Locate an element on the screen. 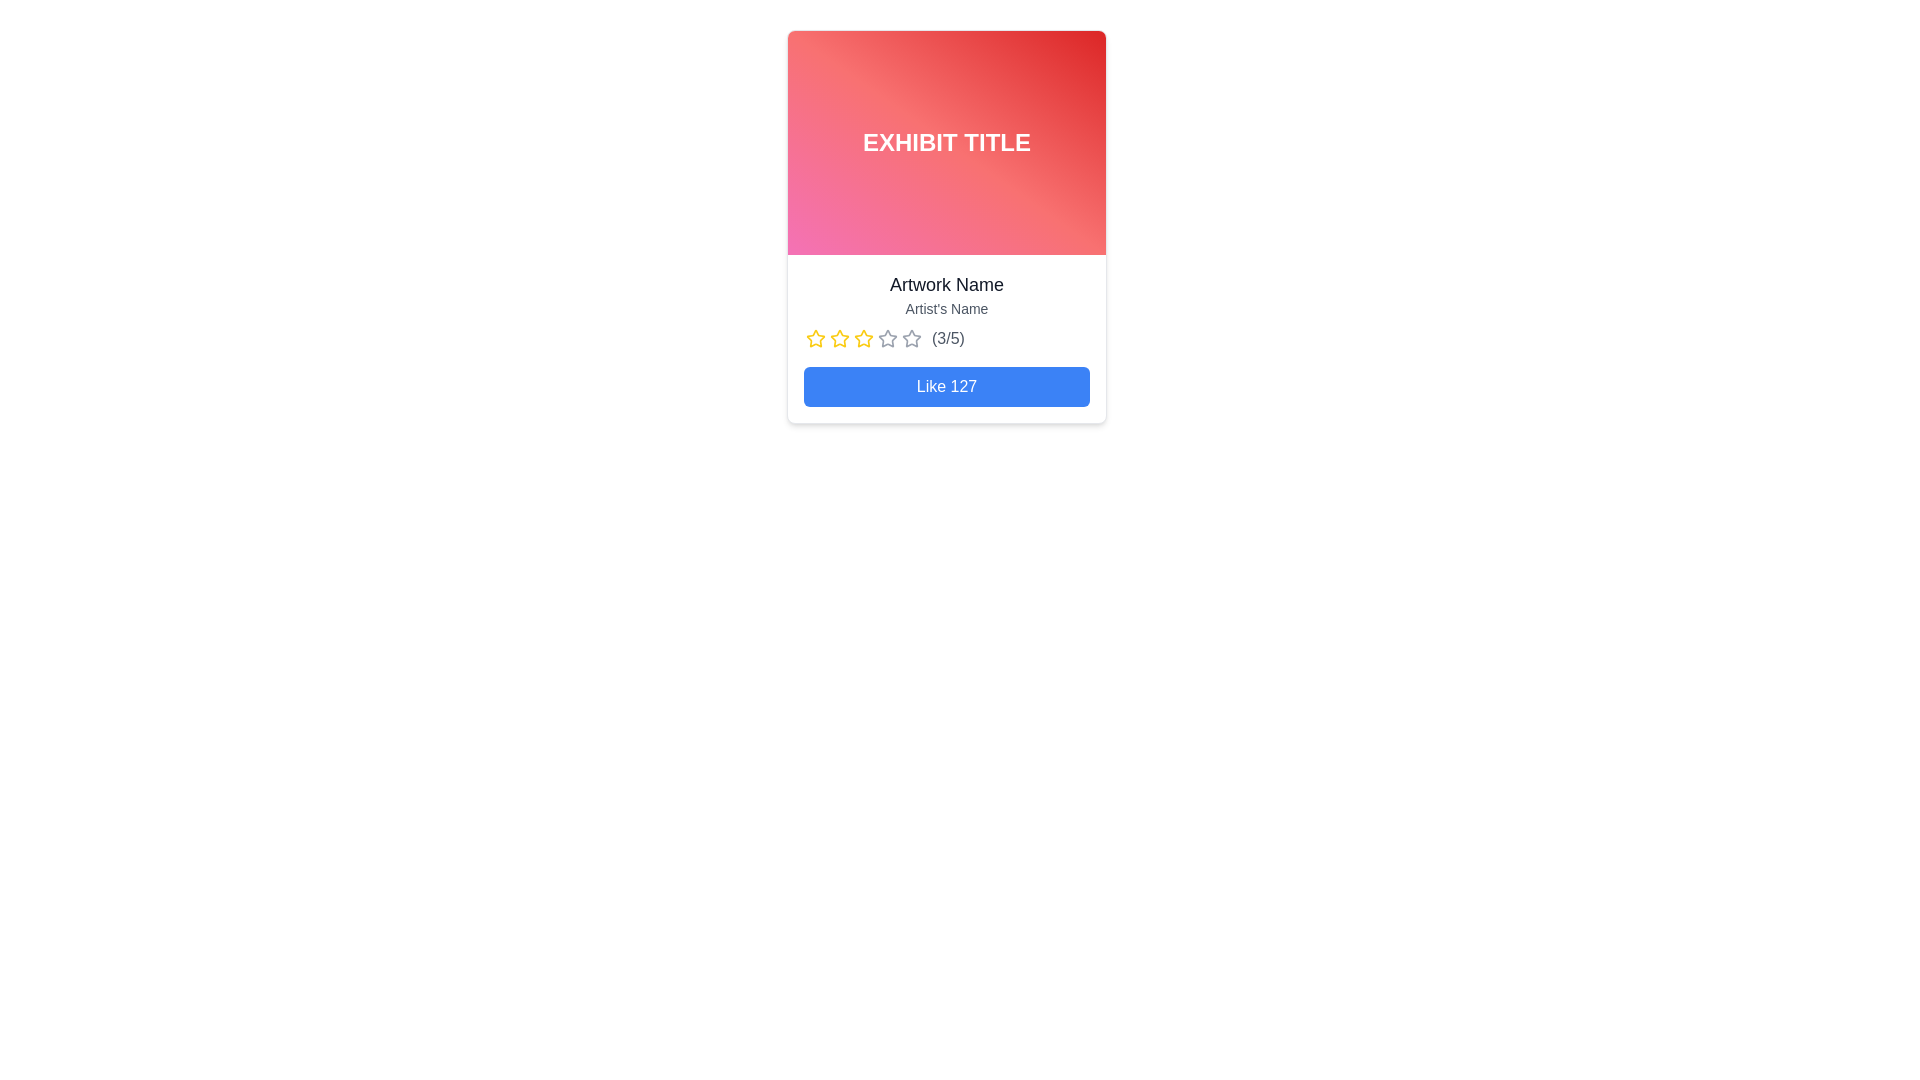 The height and width of the screenshot is (1080, 1920). the second star in the rating system is located at coordinates (840, 338).